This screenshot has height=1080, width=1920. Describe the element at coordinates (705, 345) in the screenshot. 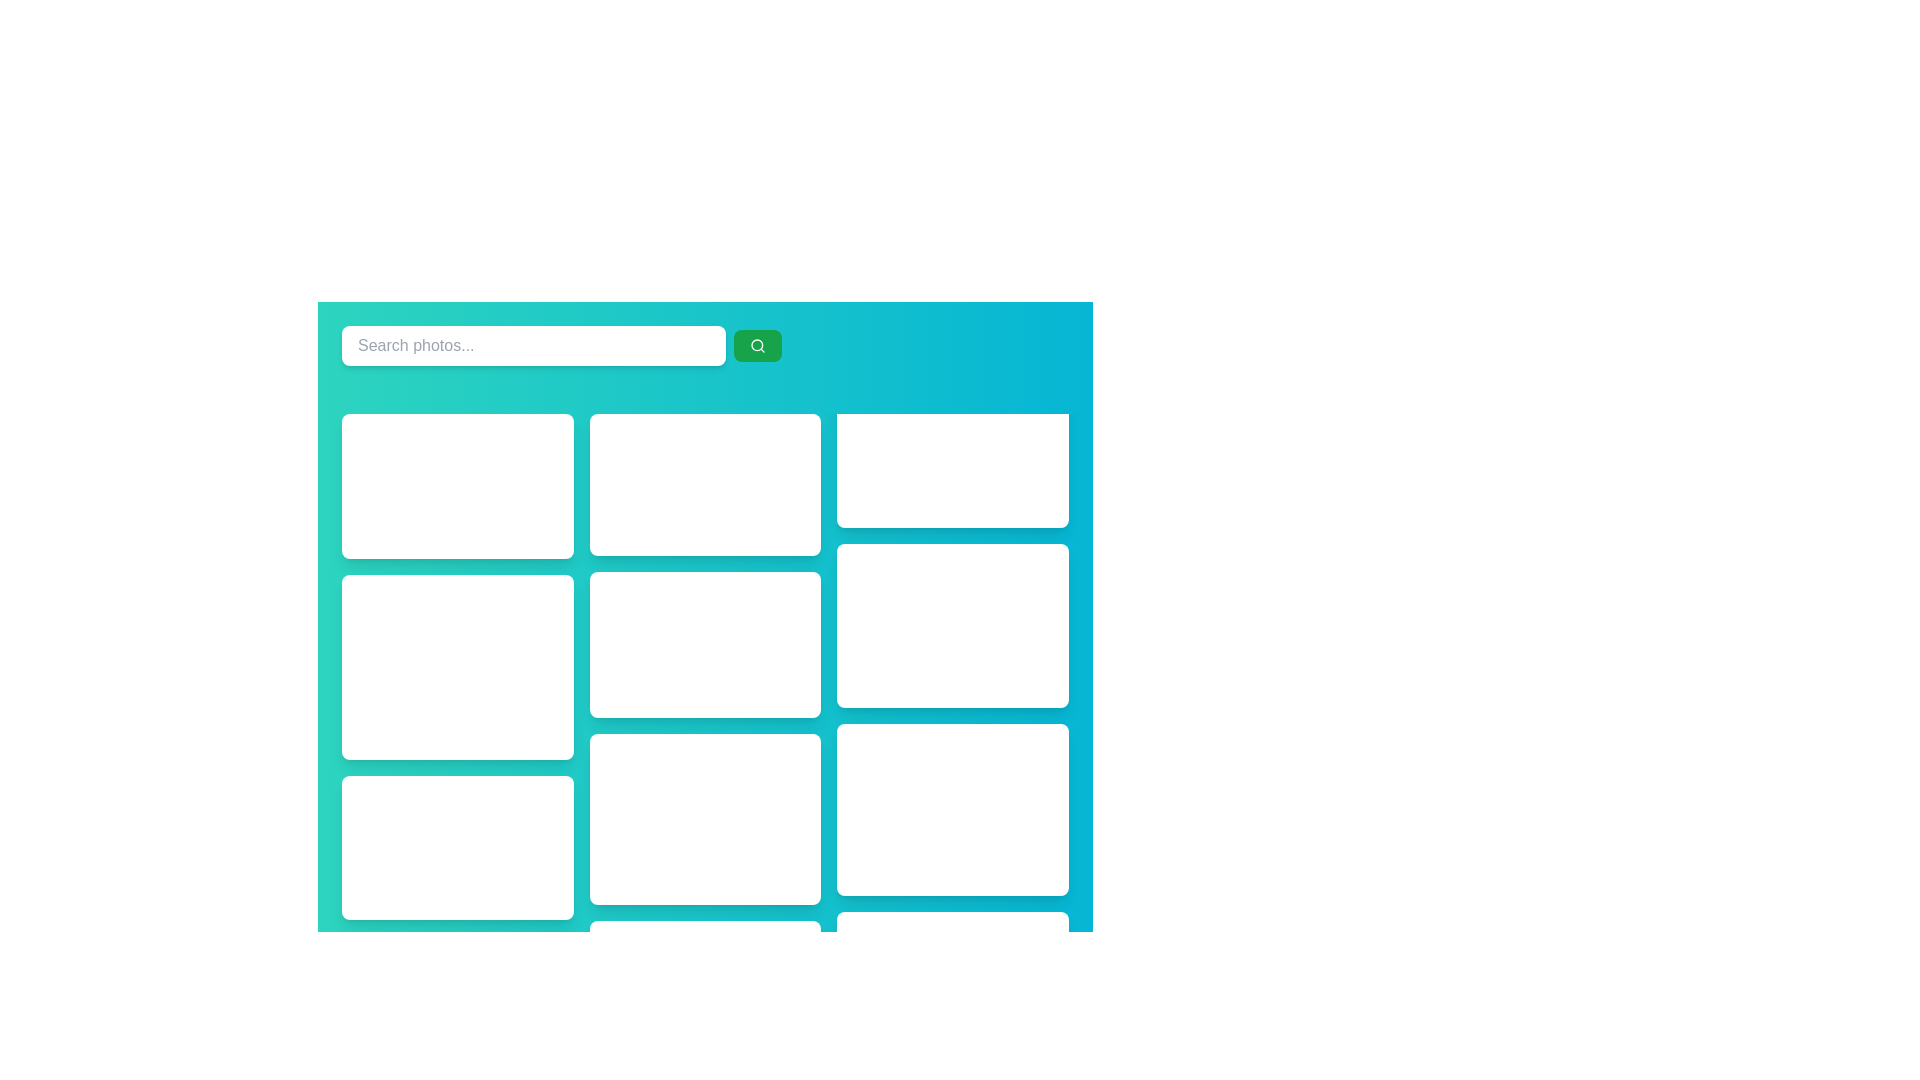

I see `the search button located at the top section of the grid layout of photo thumbnails` at that location.